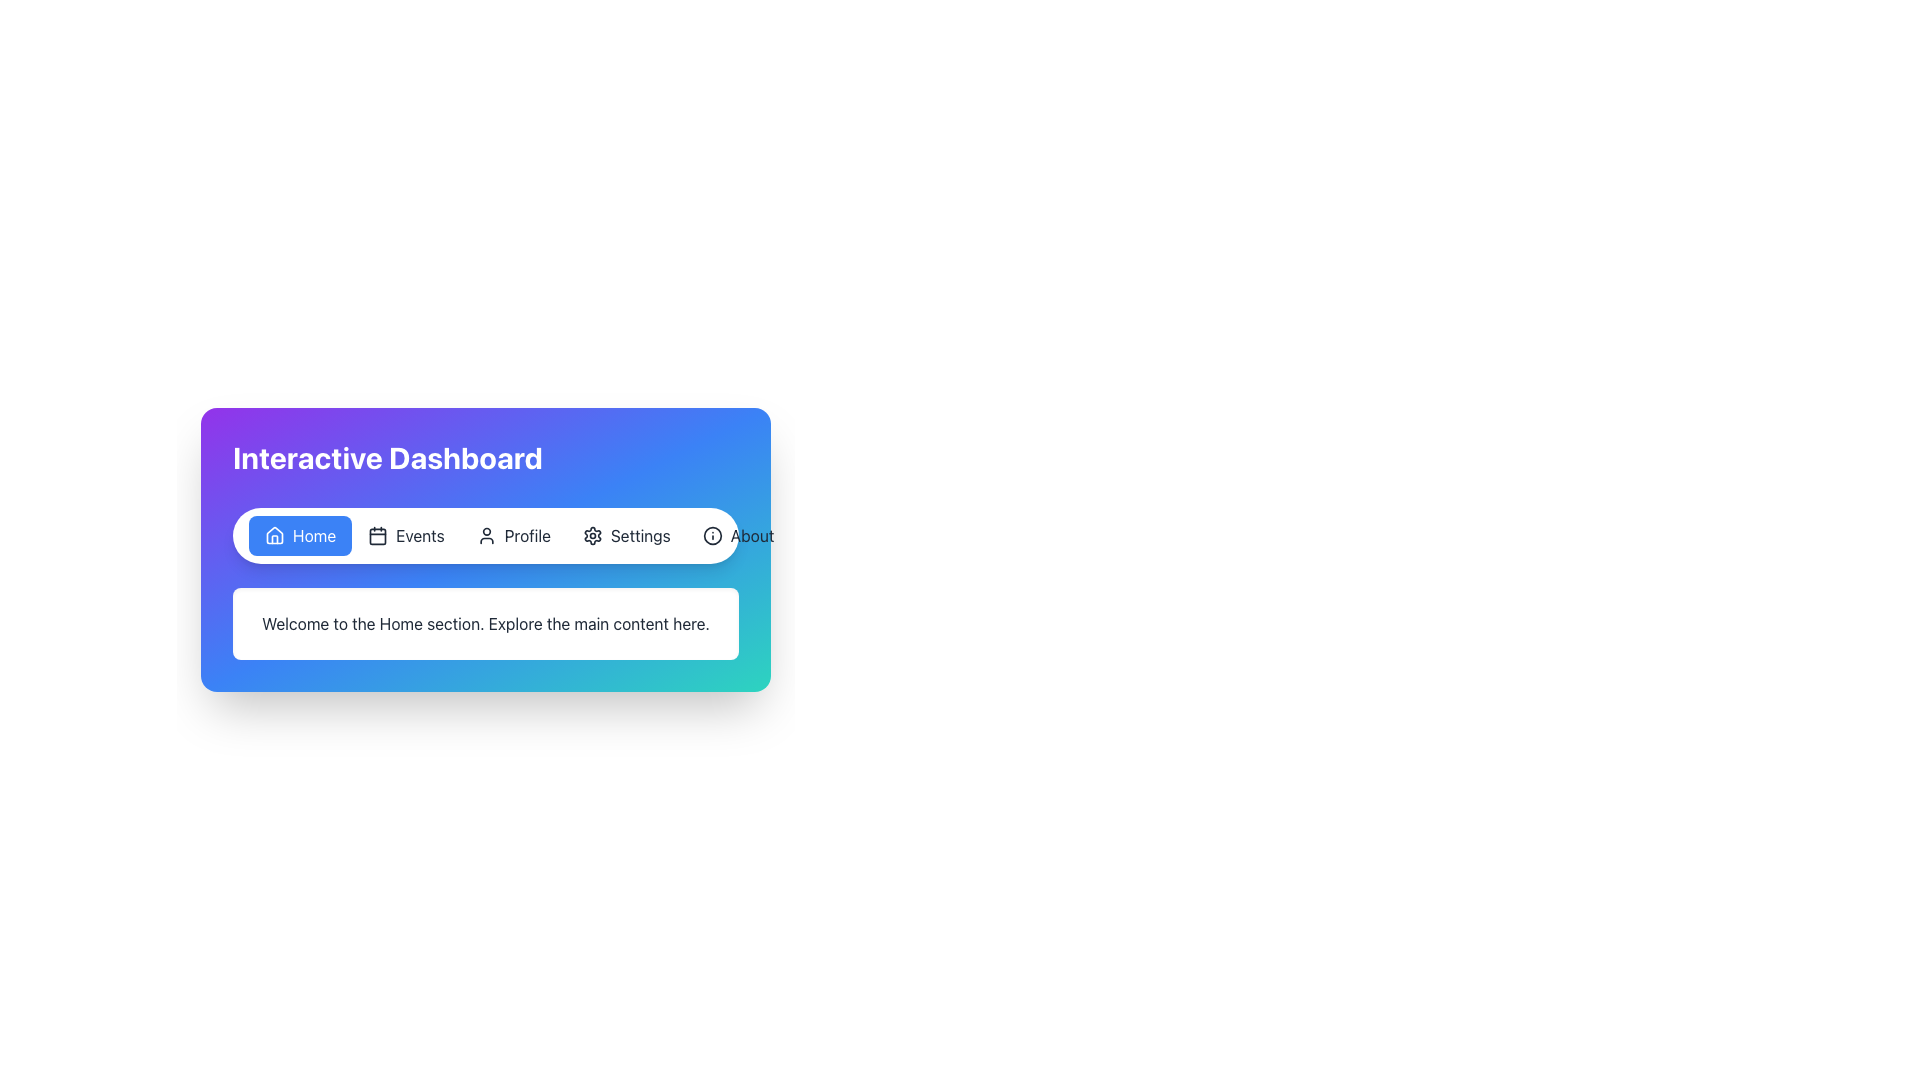 This screenshot has height=1080, width=1920. I want to click on the calendar icon located in the navigation bar, positioned to the left of the 'Events' label, so click(378, 535).